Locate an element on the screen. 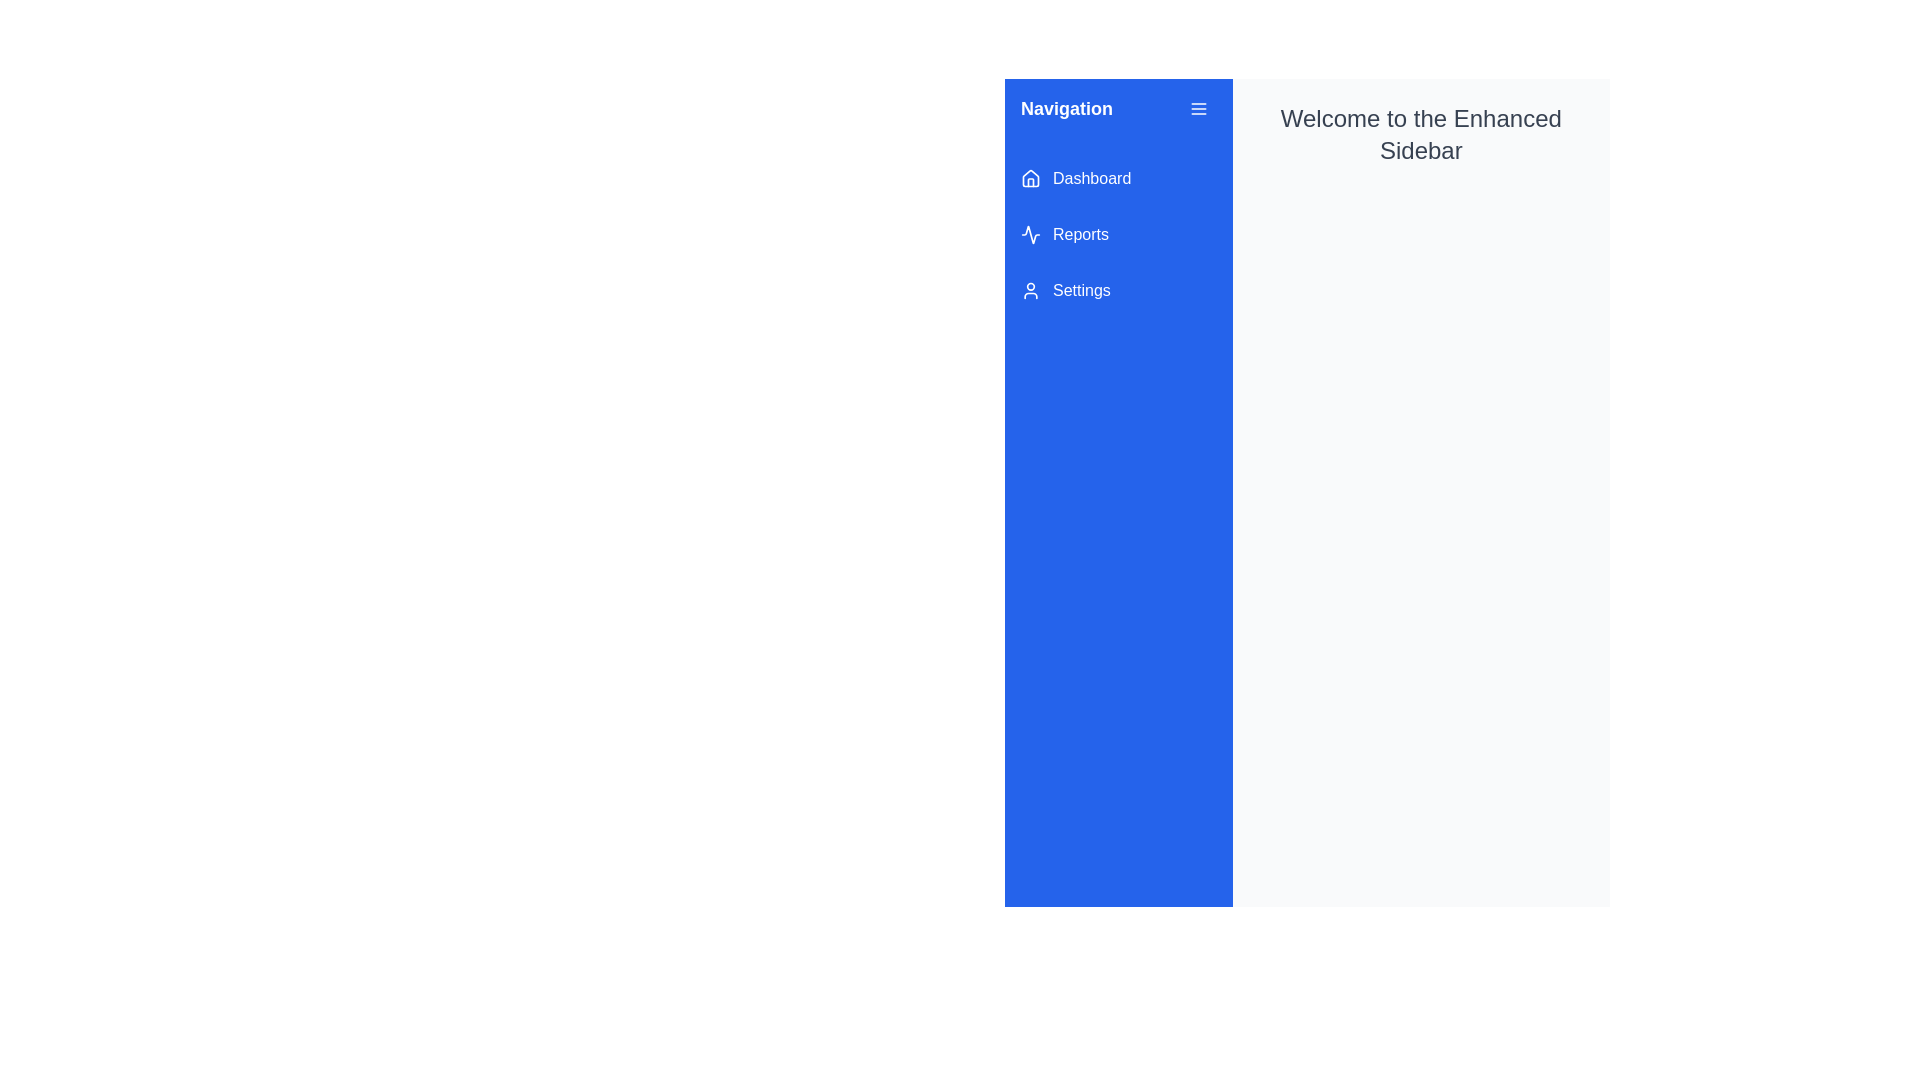 This screenshot has height=1080, width=1920. the user silhouette icon located in the left sidebar under the 'Settings' section, which is the first icon preceding the text 'Settings' is located at coordinates (1031, 290).